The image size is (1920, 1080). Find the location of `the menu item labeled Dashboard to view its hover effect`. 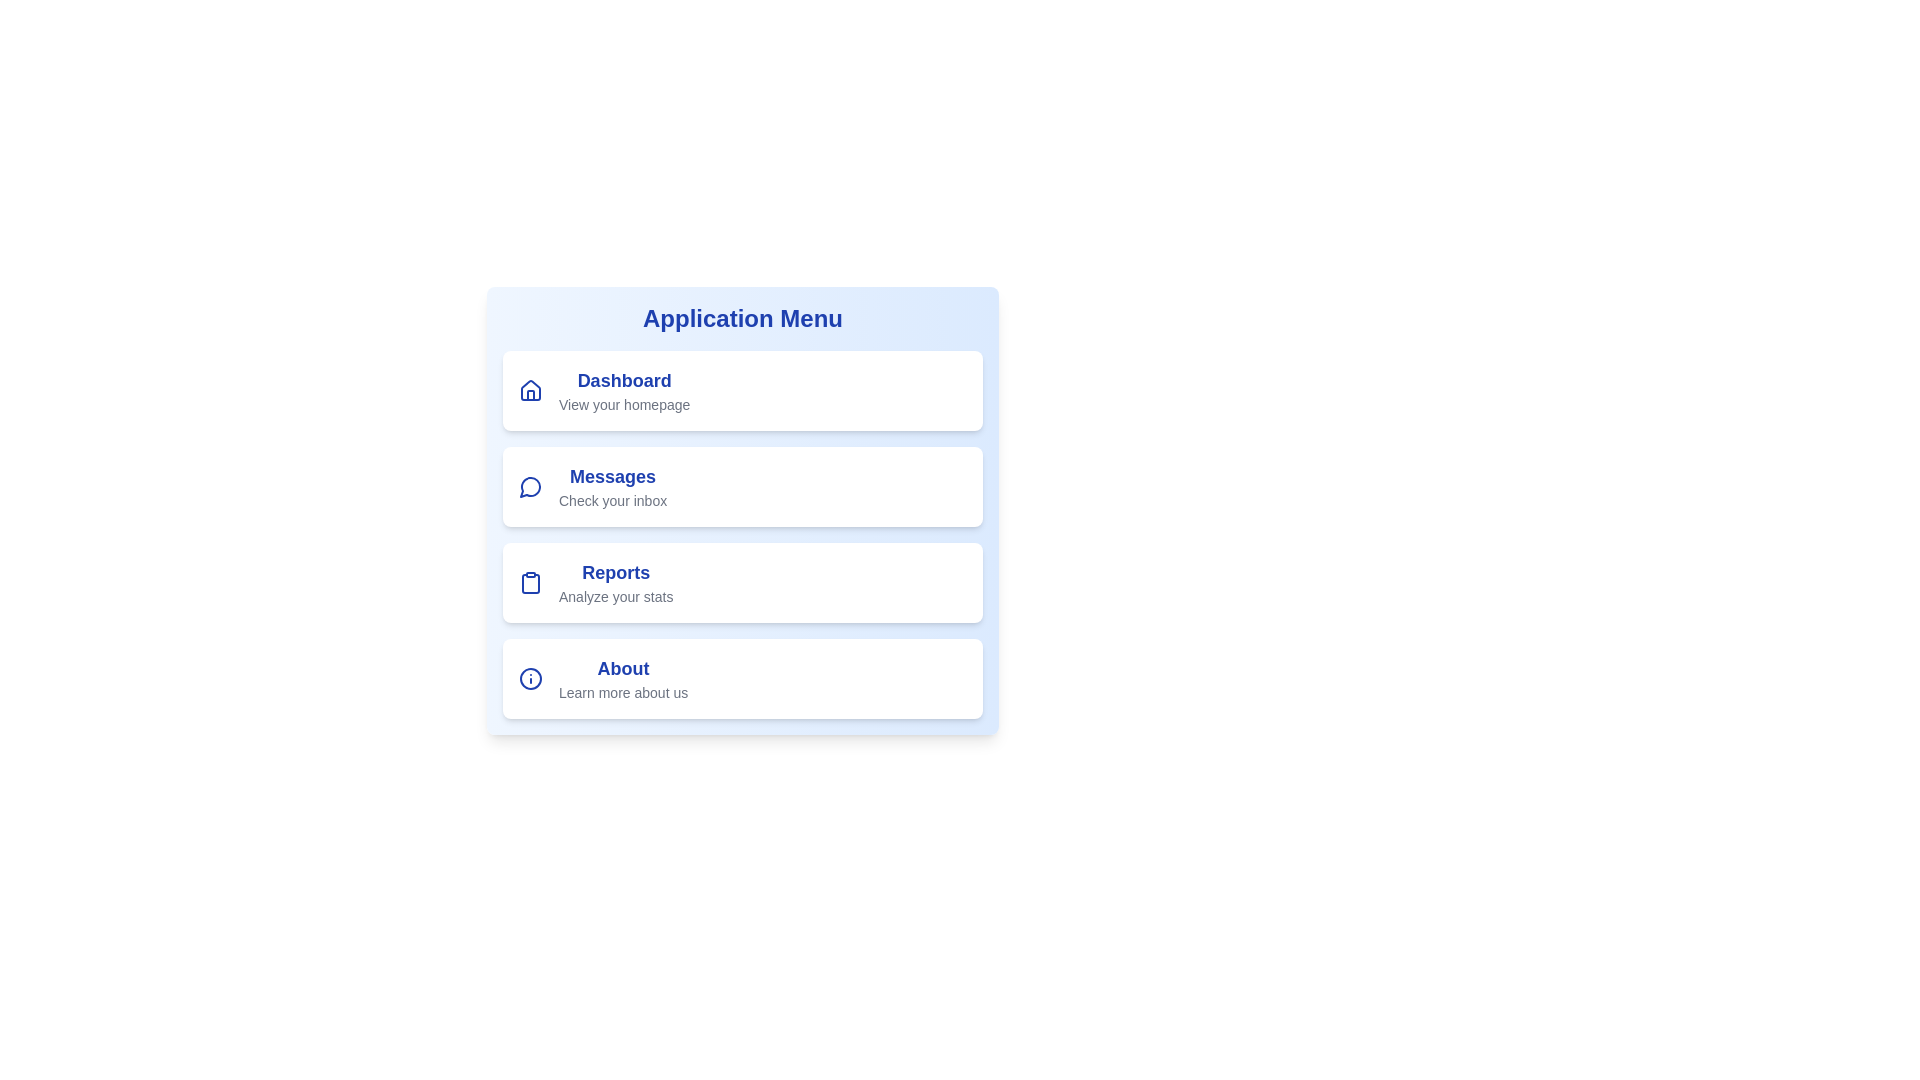

the menu item labeled Dashboard to view its hover effect is located at coordinates (742, 390).